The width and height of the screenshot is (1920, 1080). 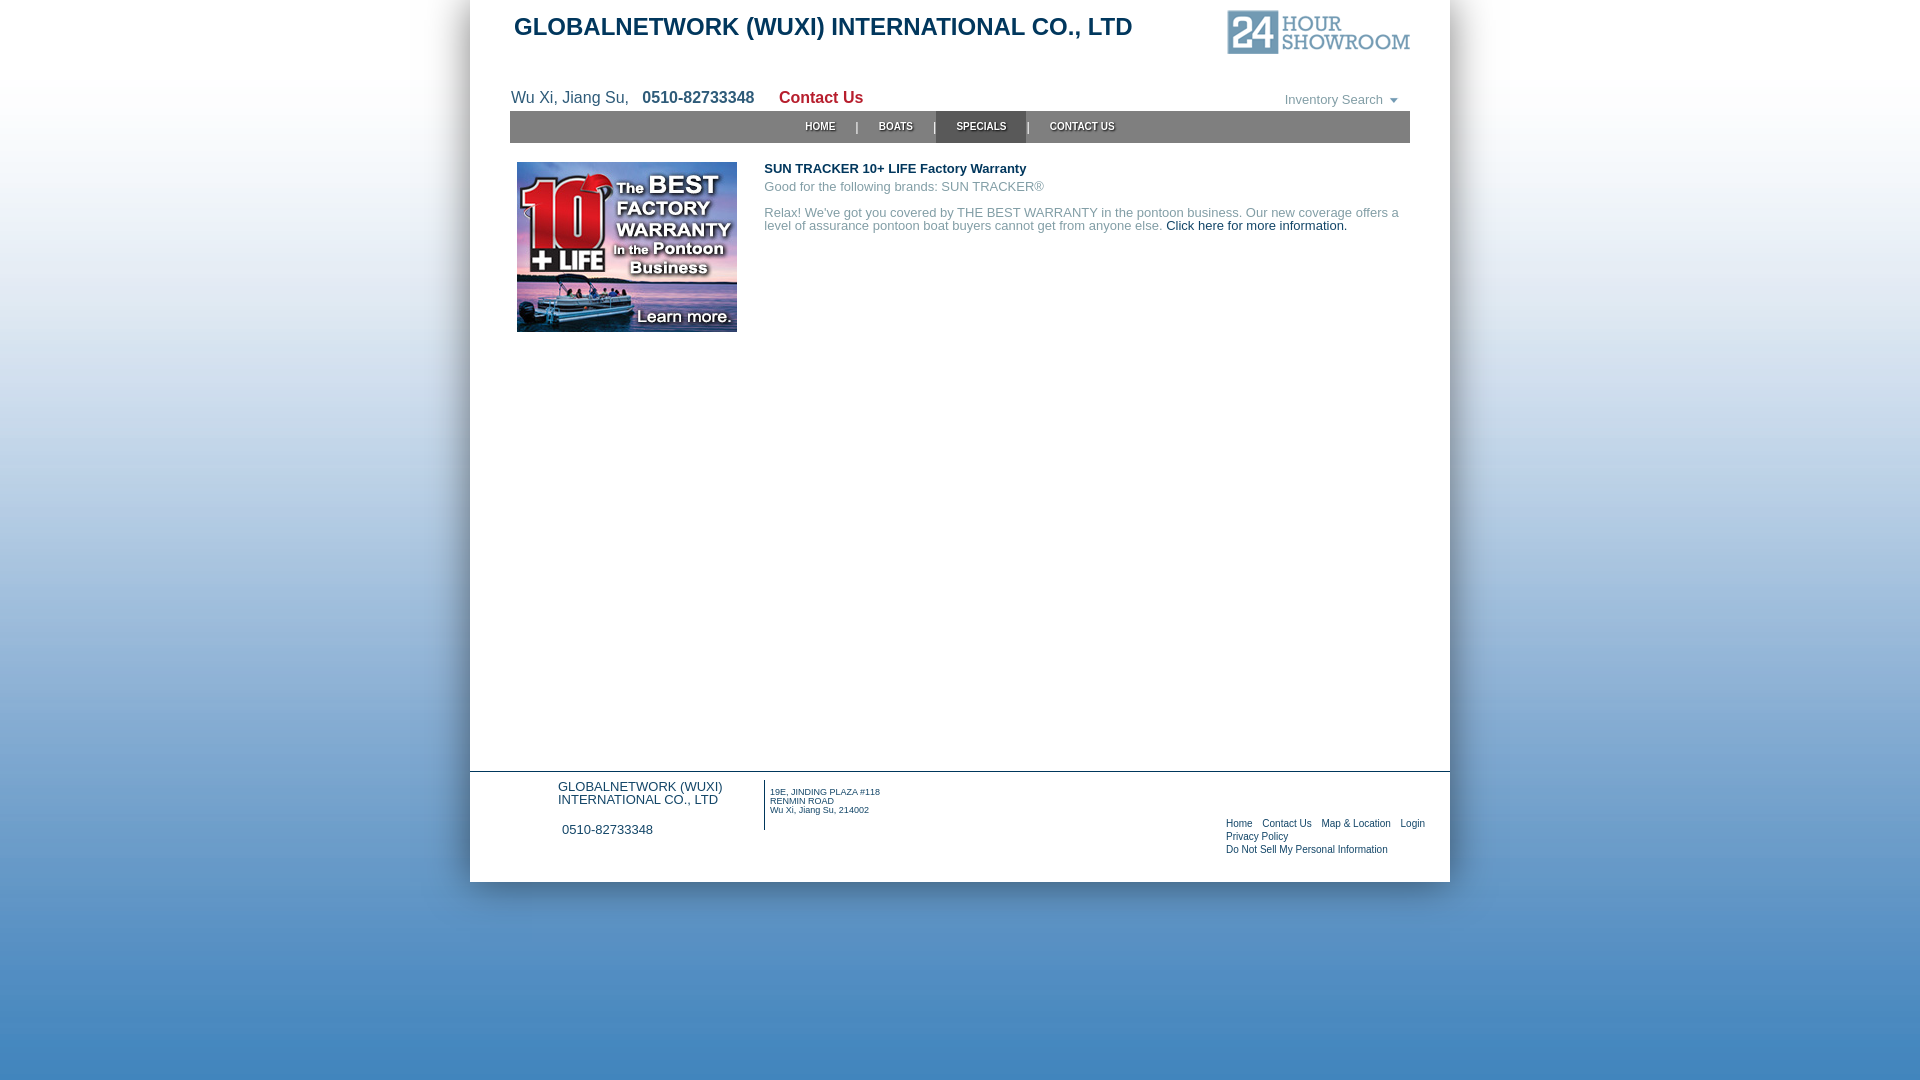 I want to click on 'CONTACT US', so click(x=1081, y=127).